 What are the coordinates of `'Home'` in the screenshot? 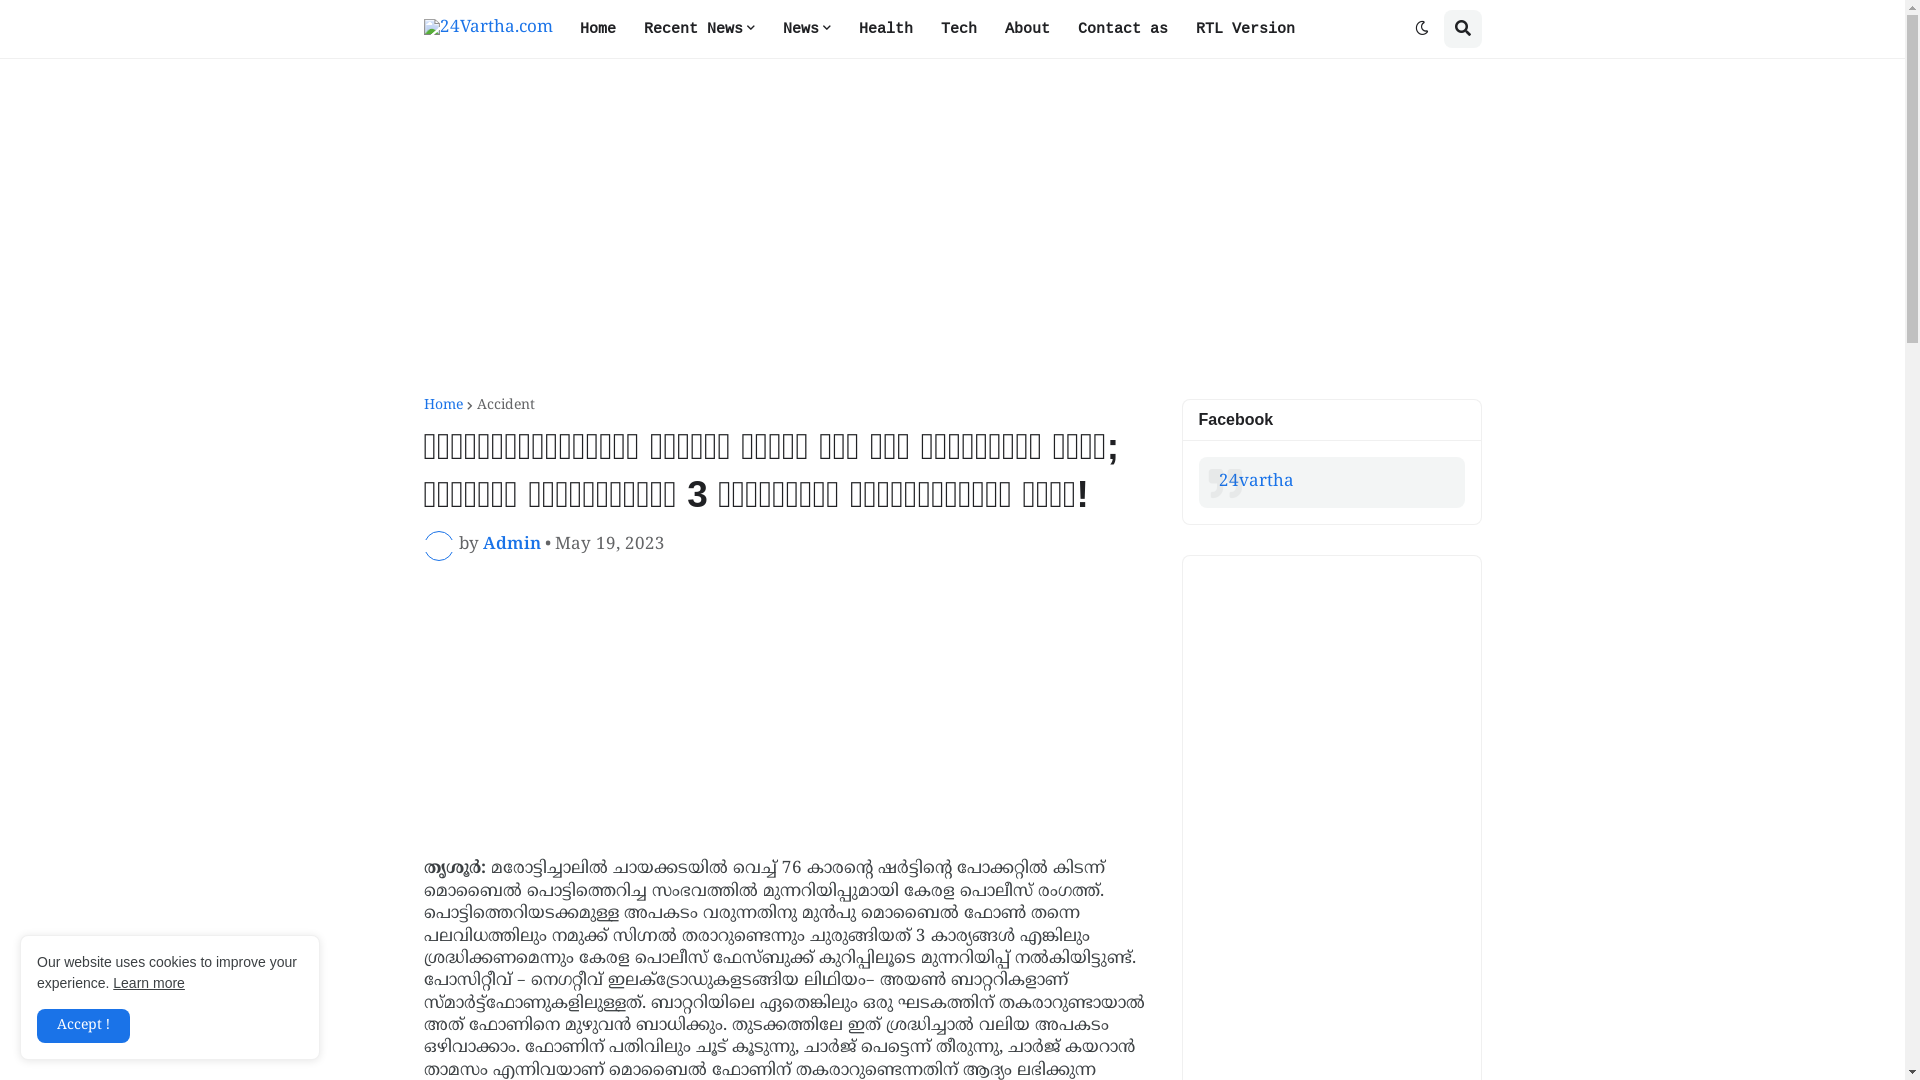 It's located at (597, 29).